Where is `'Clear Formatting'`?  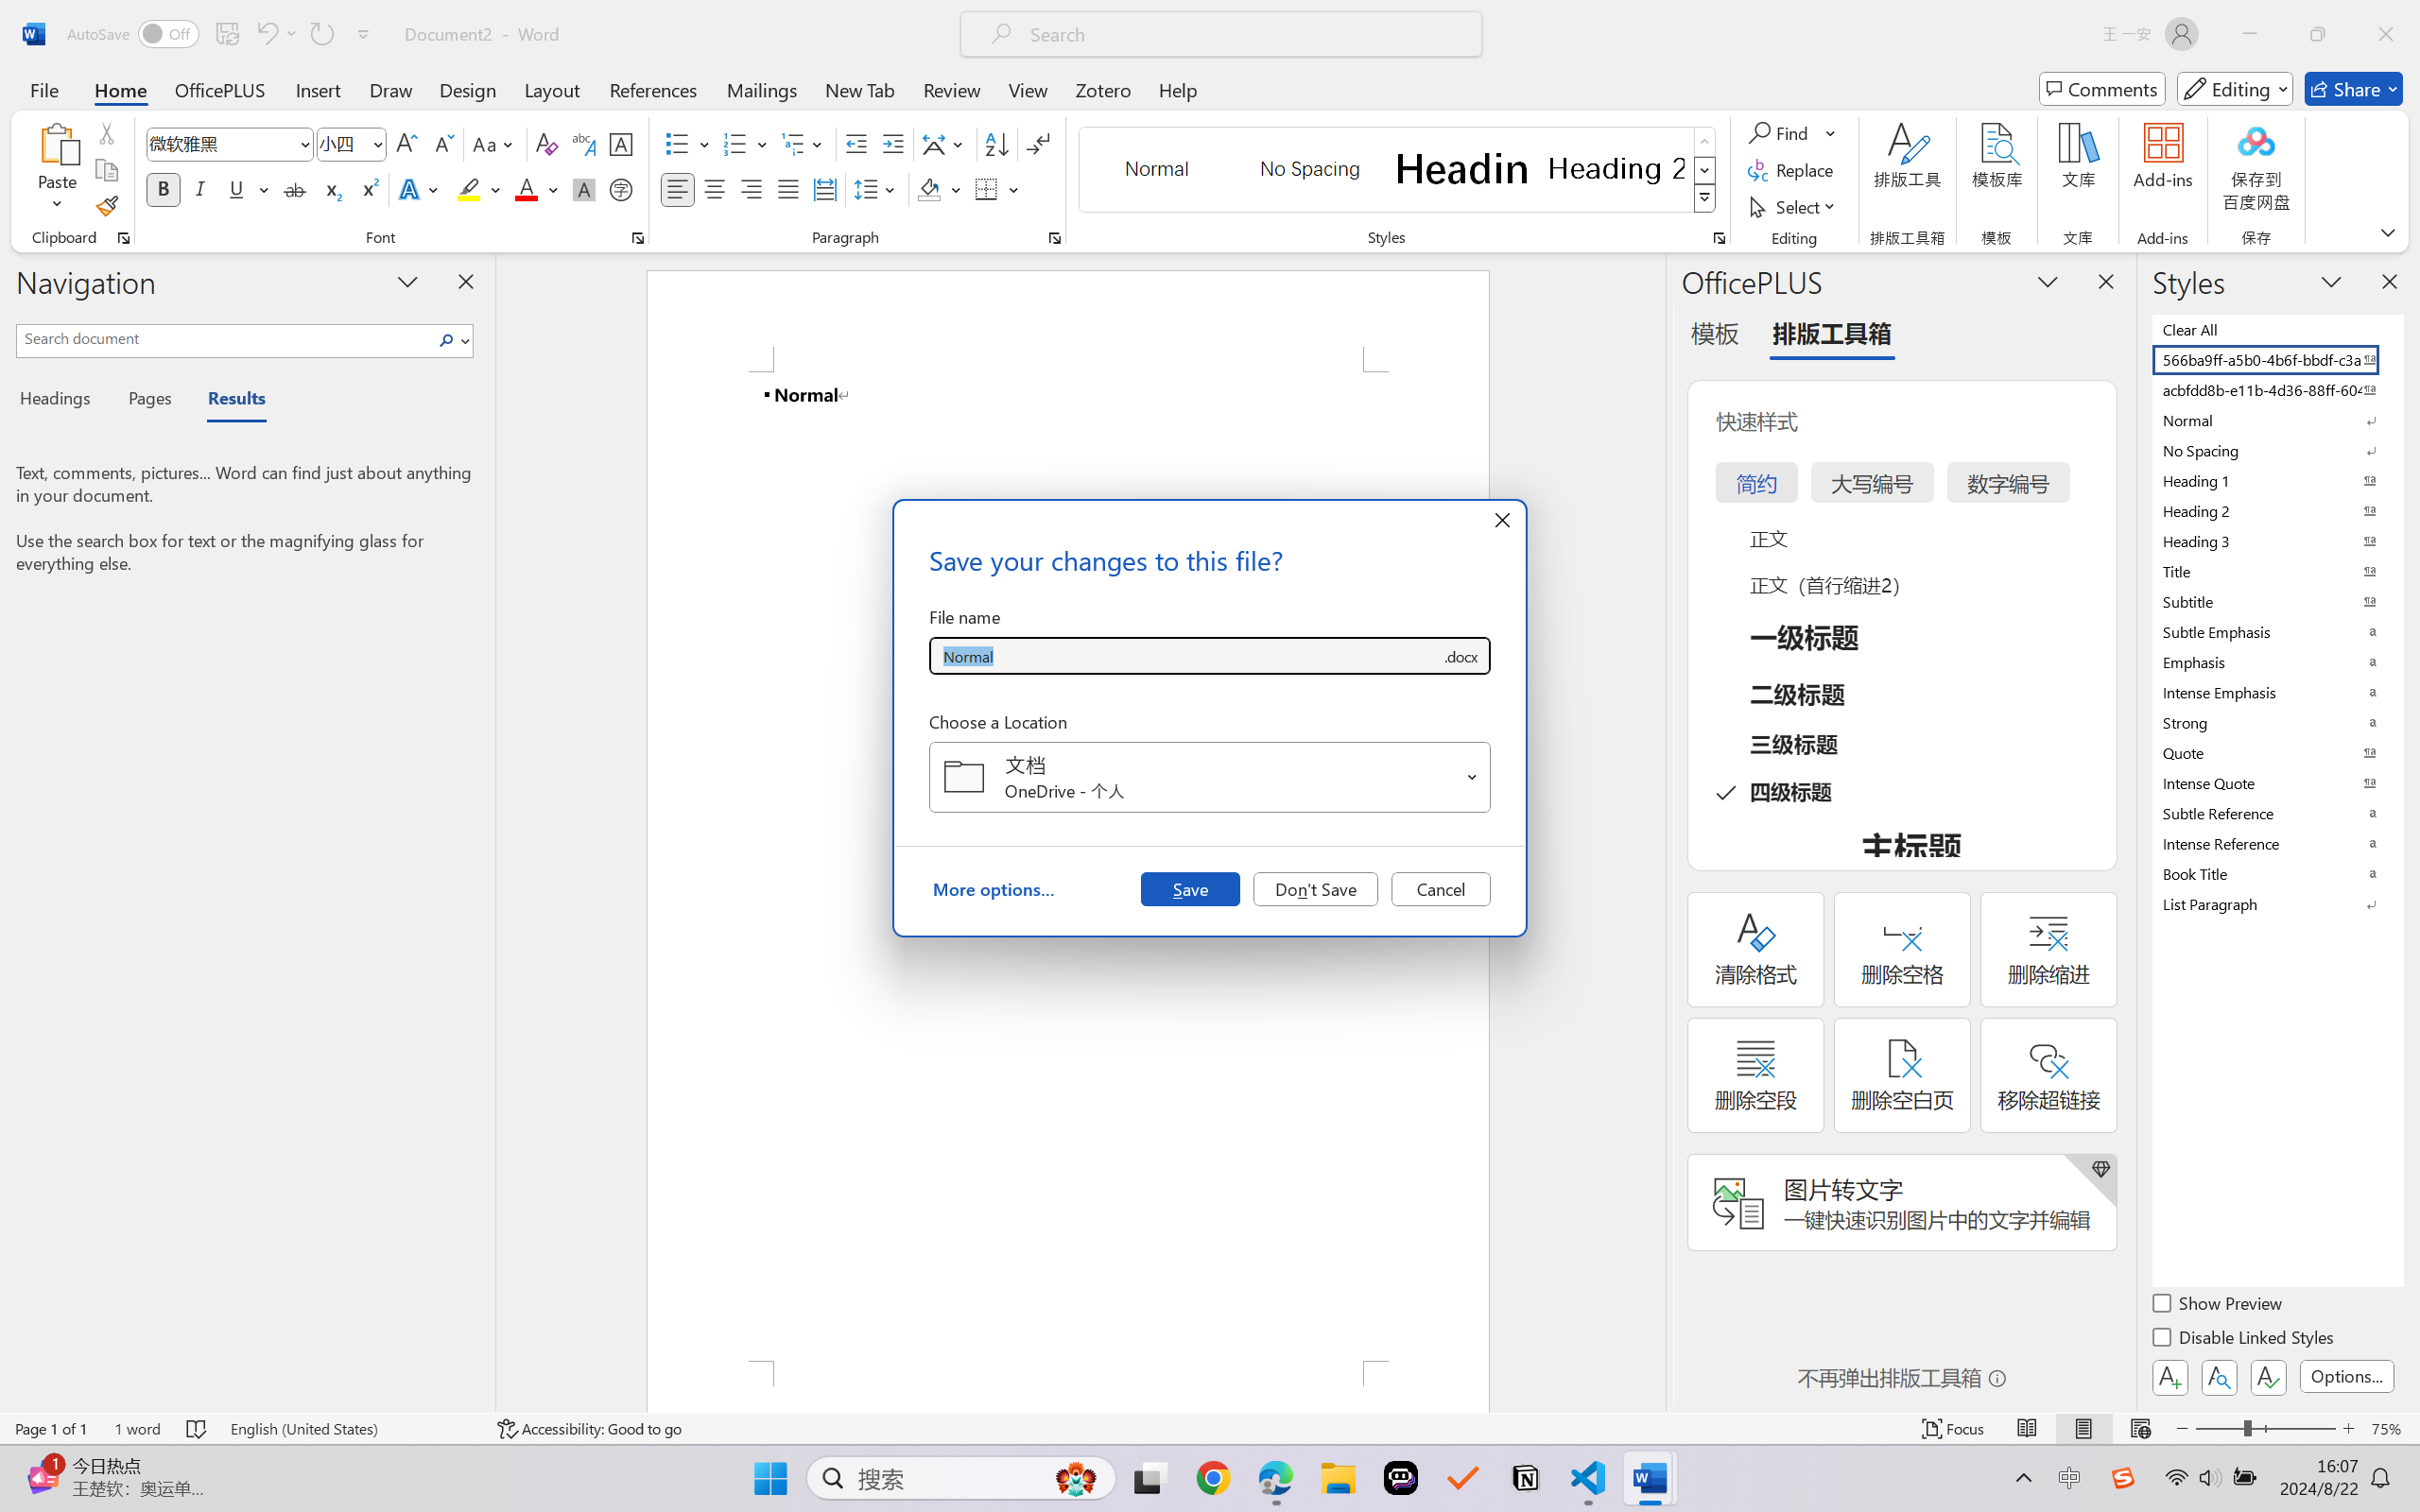 'Clear Formatting' is located at coordinates (545, 144).